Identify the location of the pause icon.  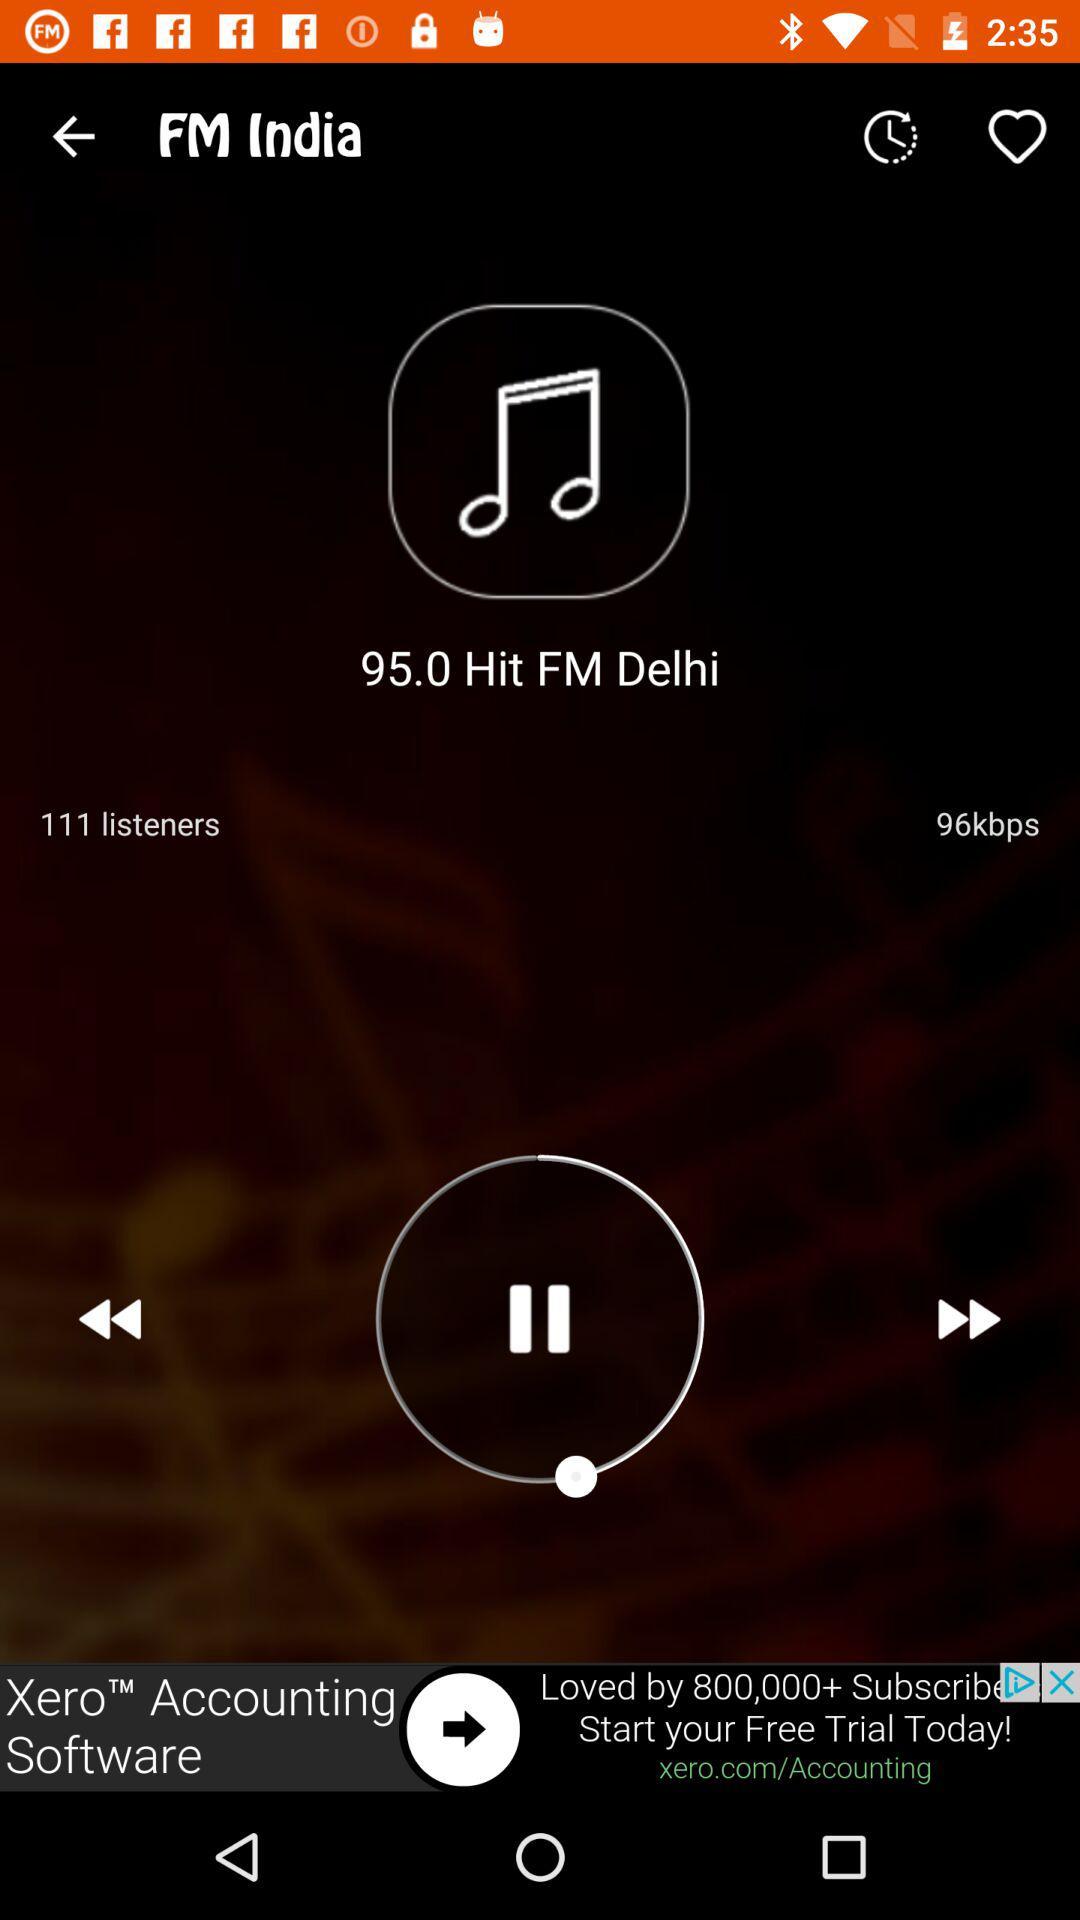
(538, 1318).